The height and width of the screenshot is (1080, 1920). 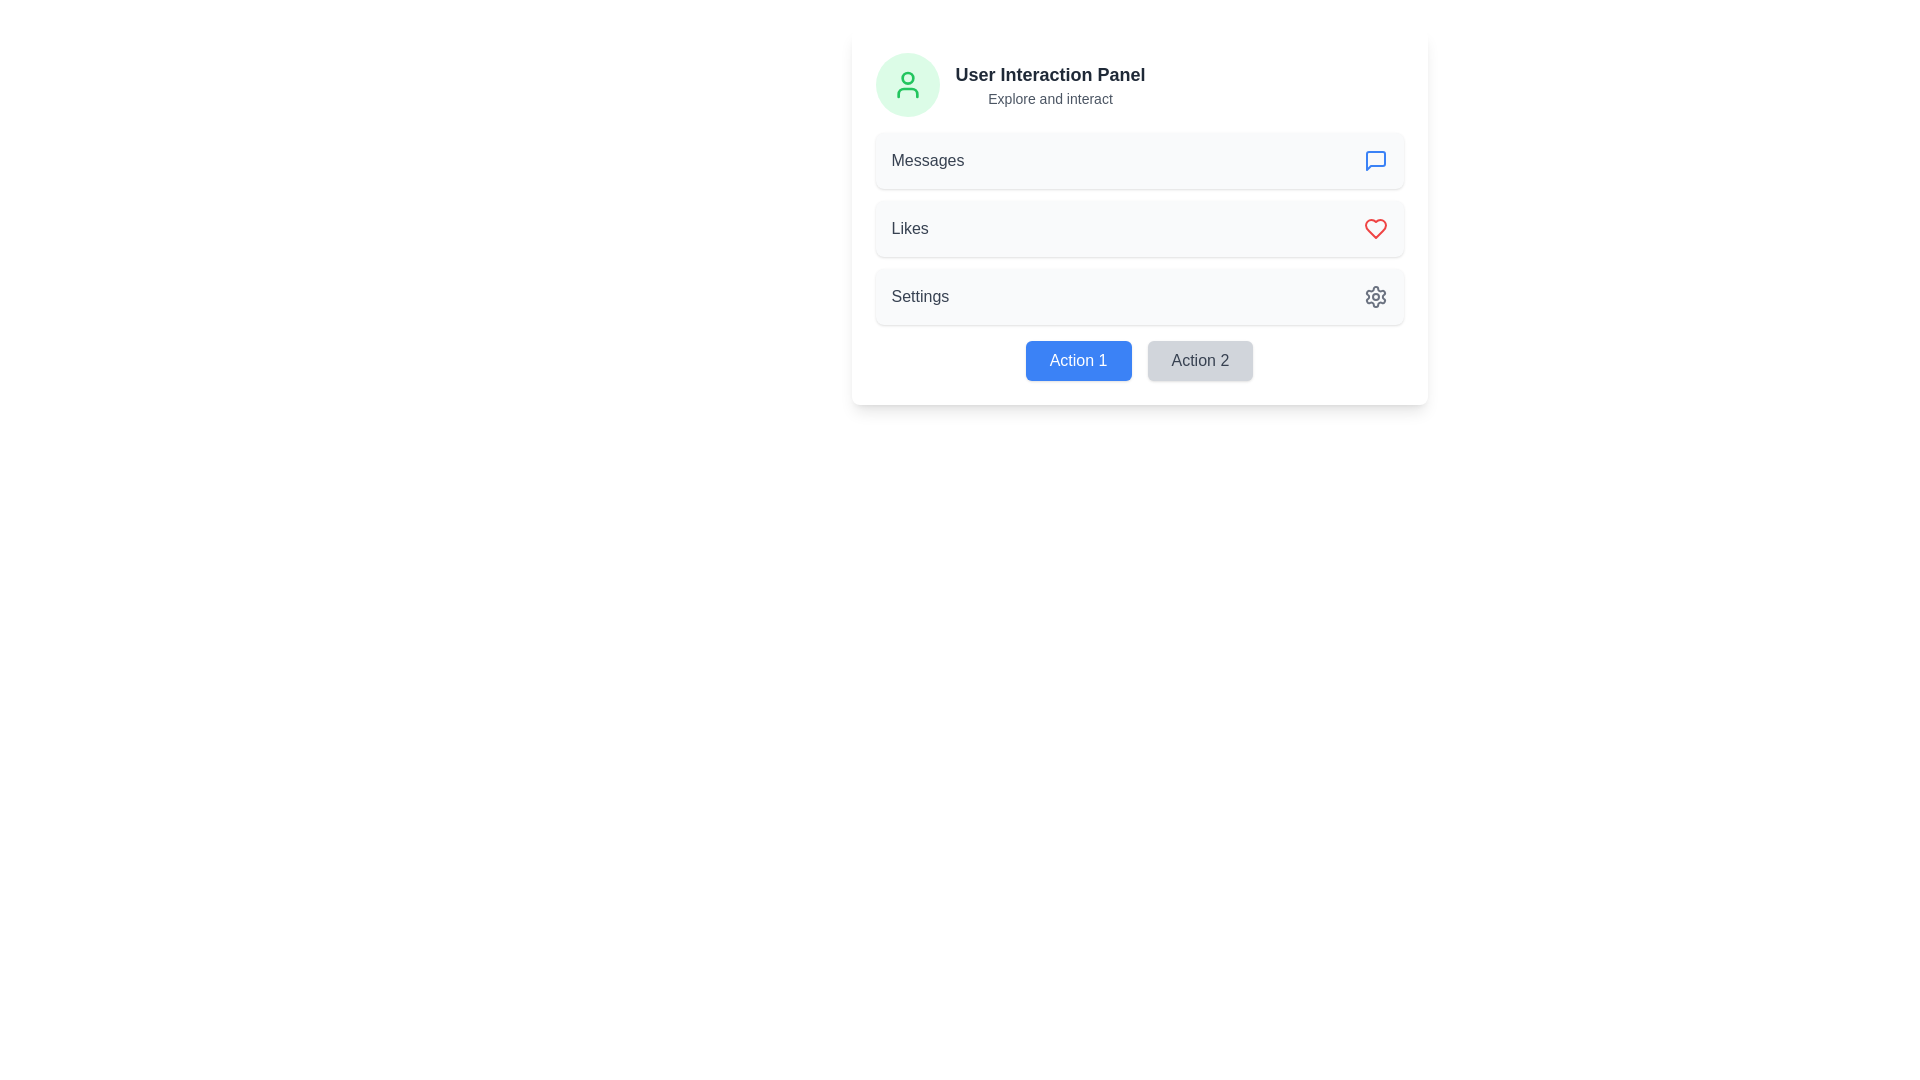 I want to click on the messages navigation button located below the 'User Interaction Panel' and above 'Likes' and 'Settings', so click(x=1139, y=160).